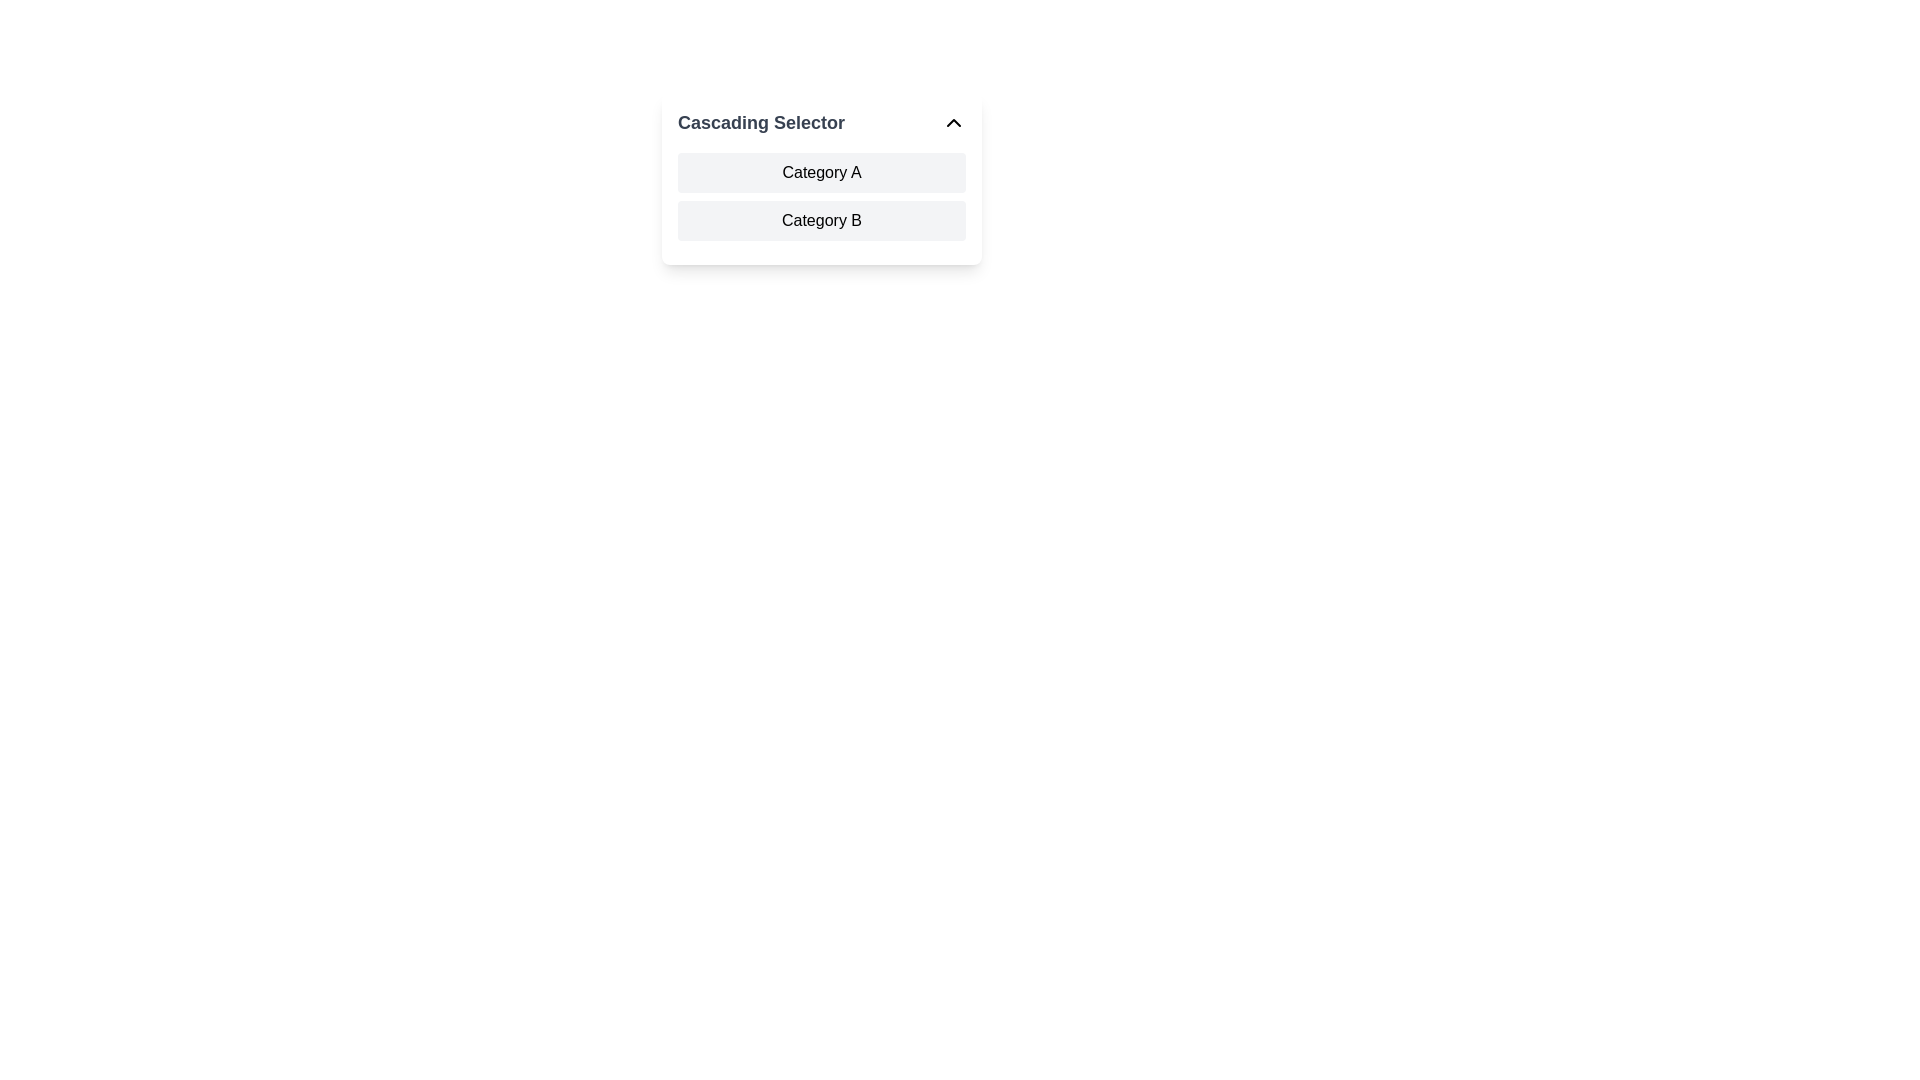 The height and width of the screenshot is (1080, 1920). What do you see at coordinates (821, 172) in the screenshot?
I see `the first option in the dropdown menu labeled 'Category A'` at bounding box center [821, 172].